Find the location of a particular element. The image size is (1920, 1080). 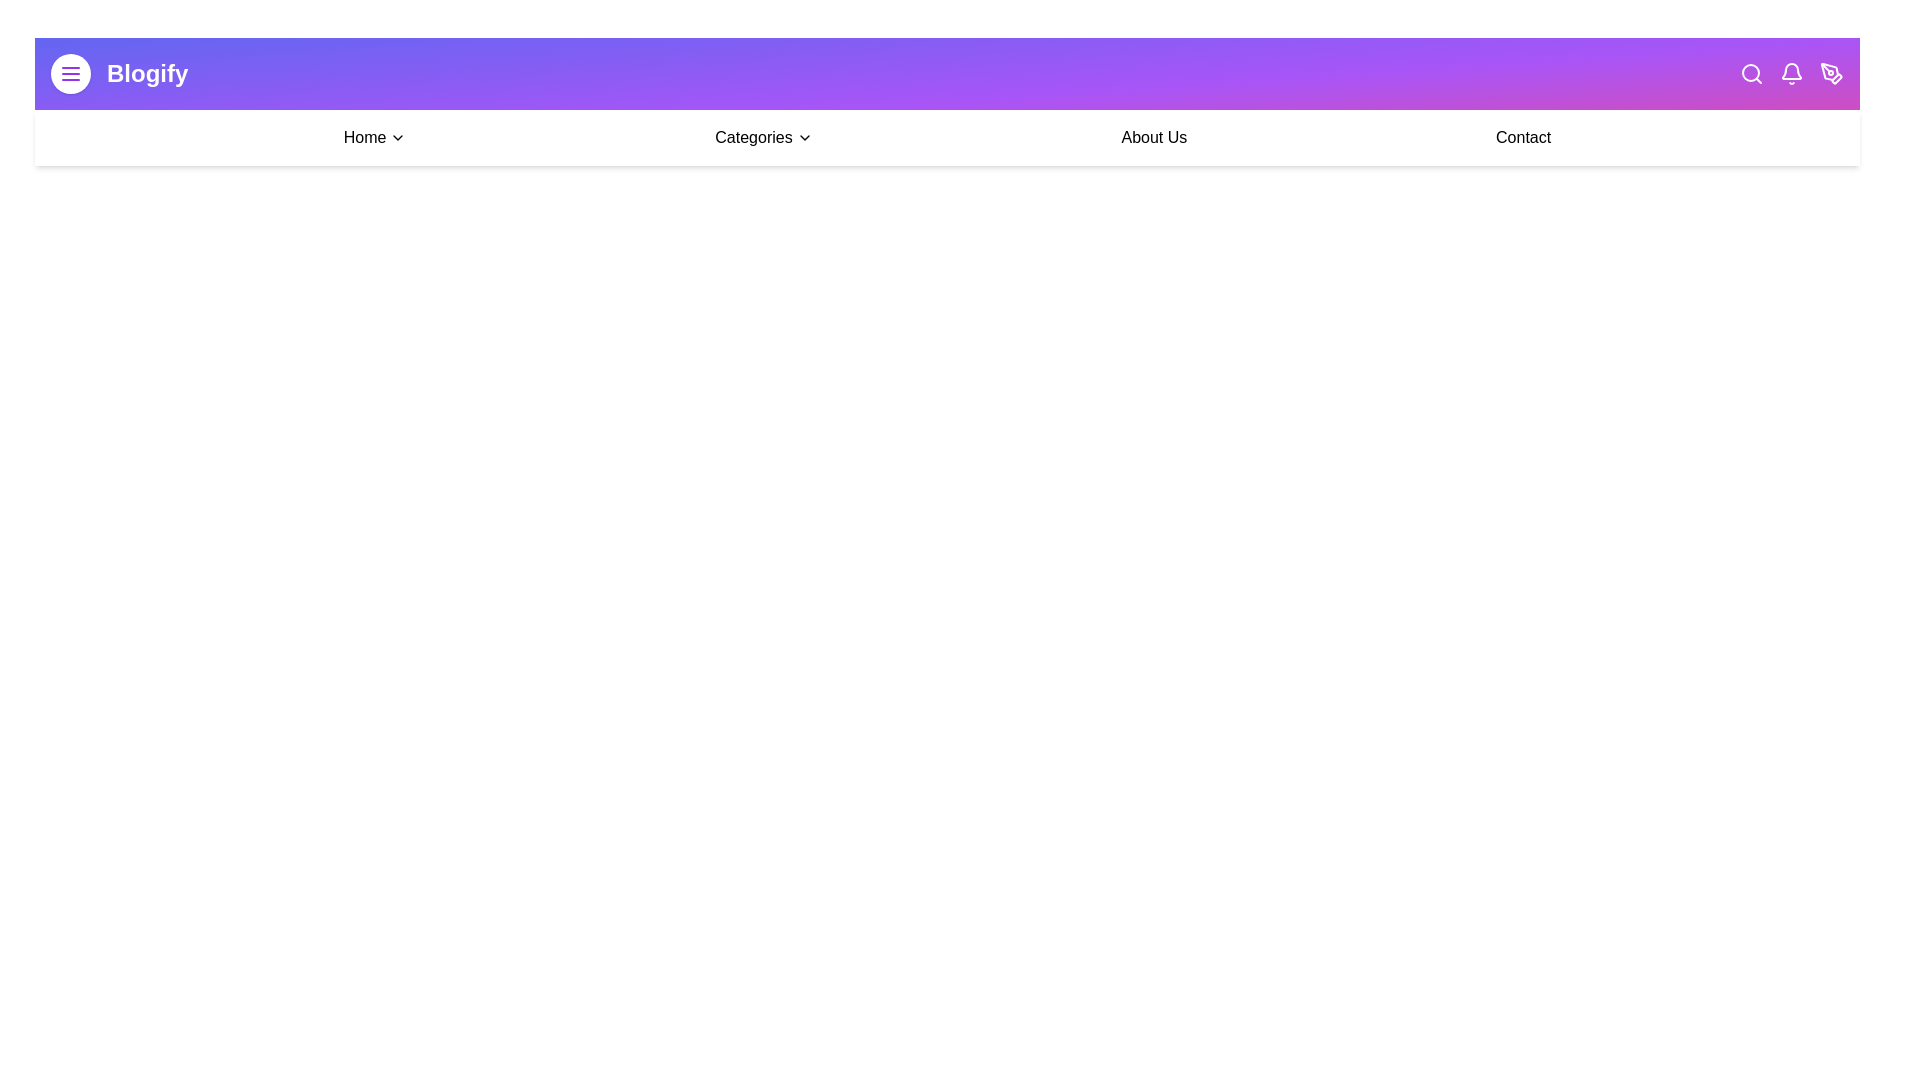

the 'Home' menu to open the dropdown is located at coordinates (374, 137).